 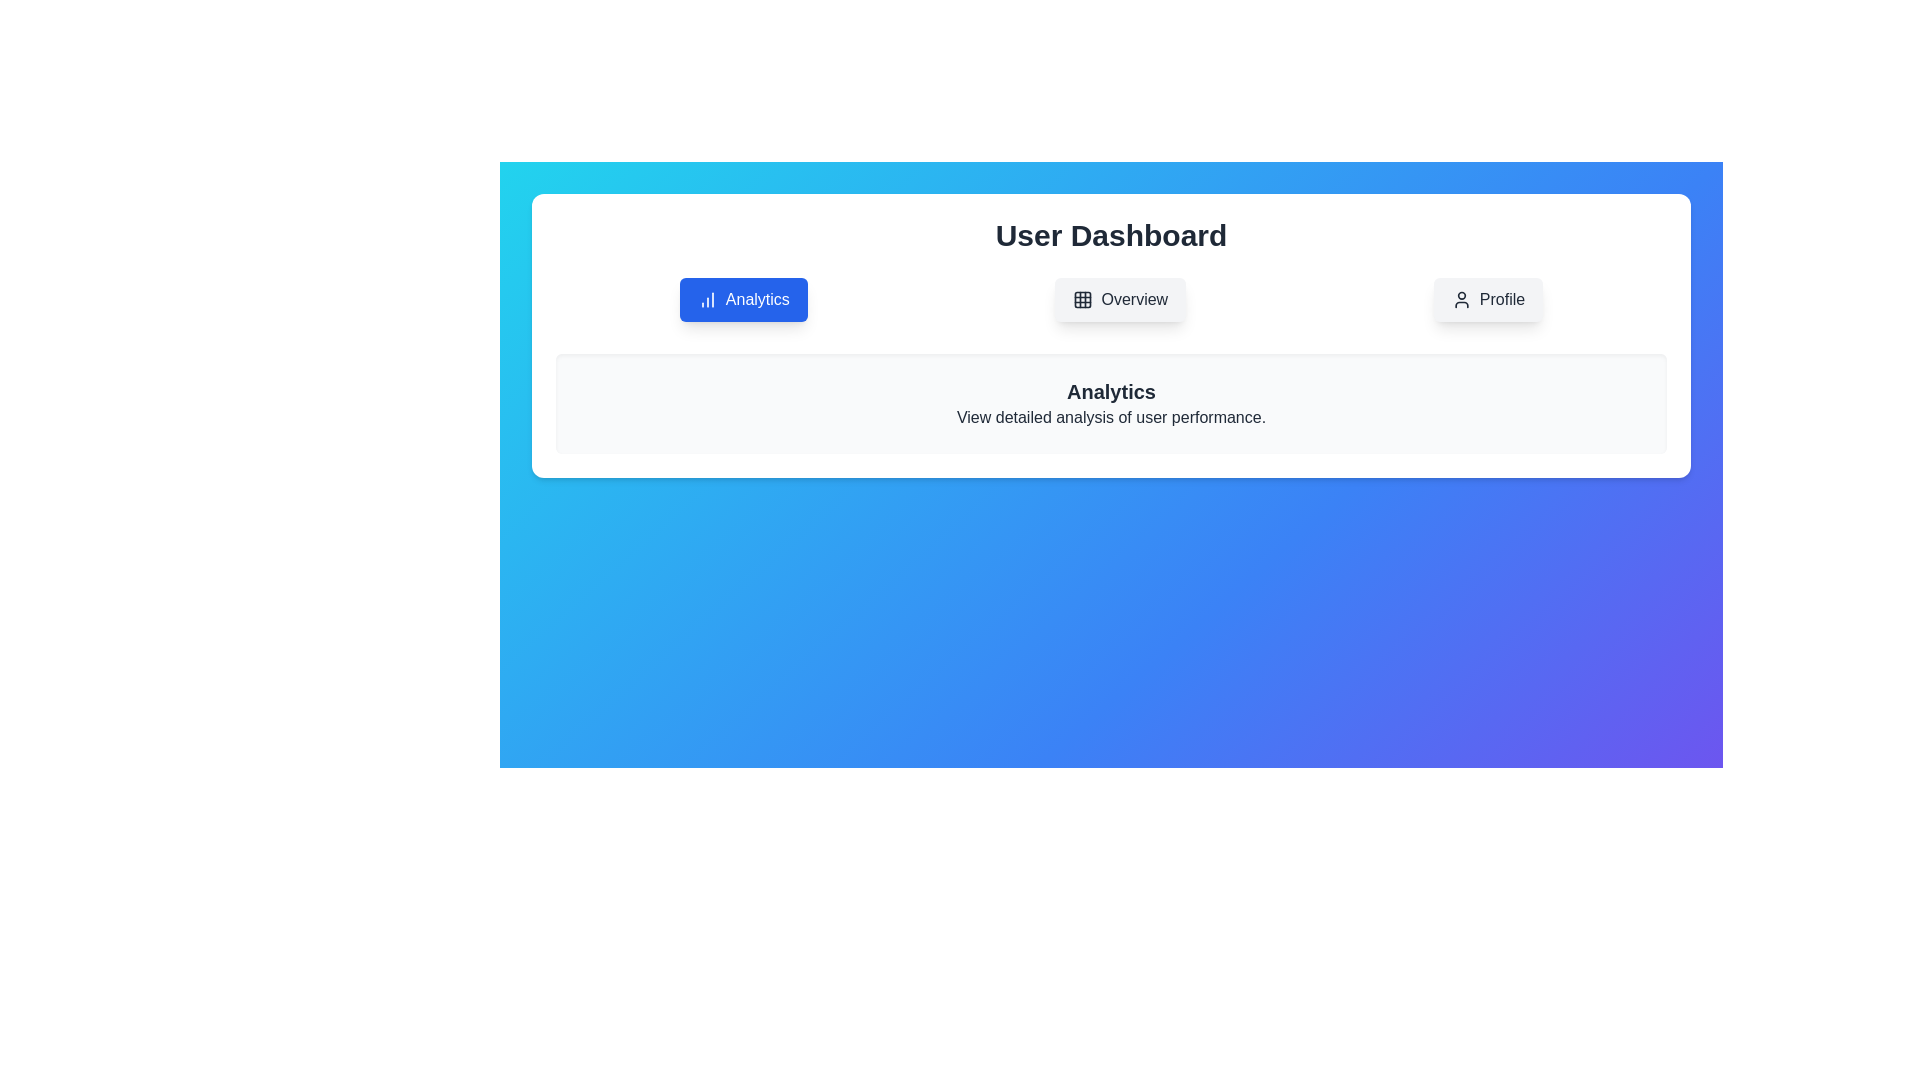 What do you see at coordinates (1488, 300) in the screenshot?
I see `the Profile button to switch to the respective tab` at bounding box center [1488, 300].